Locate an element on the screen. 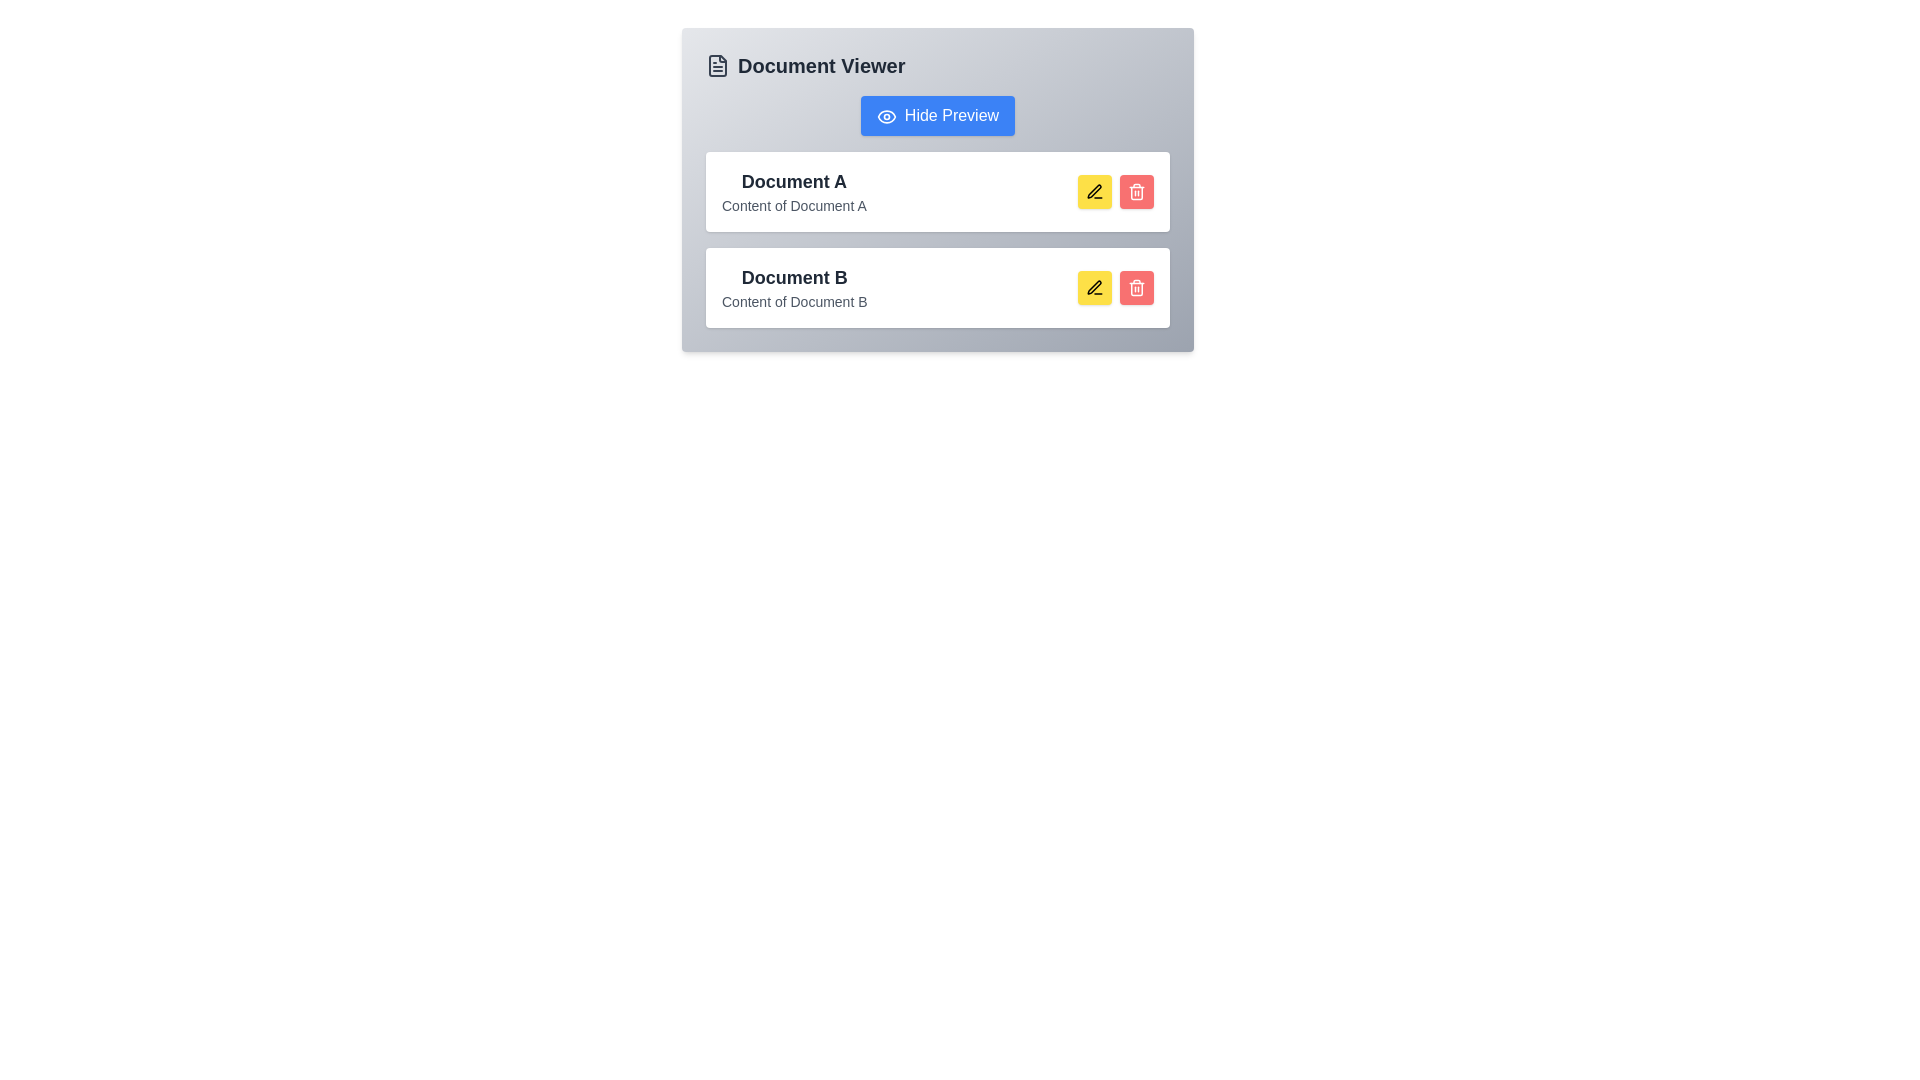  the delete button located to the right of the yellow edit button in the document entry row is located at coordinates (1137, 288).